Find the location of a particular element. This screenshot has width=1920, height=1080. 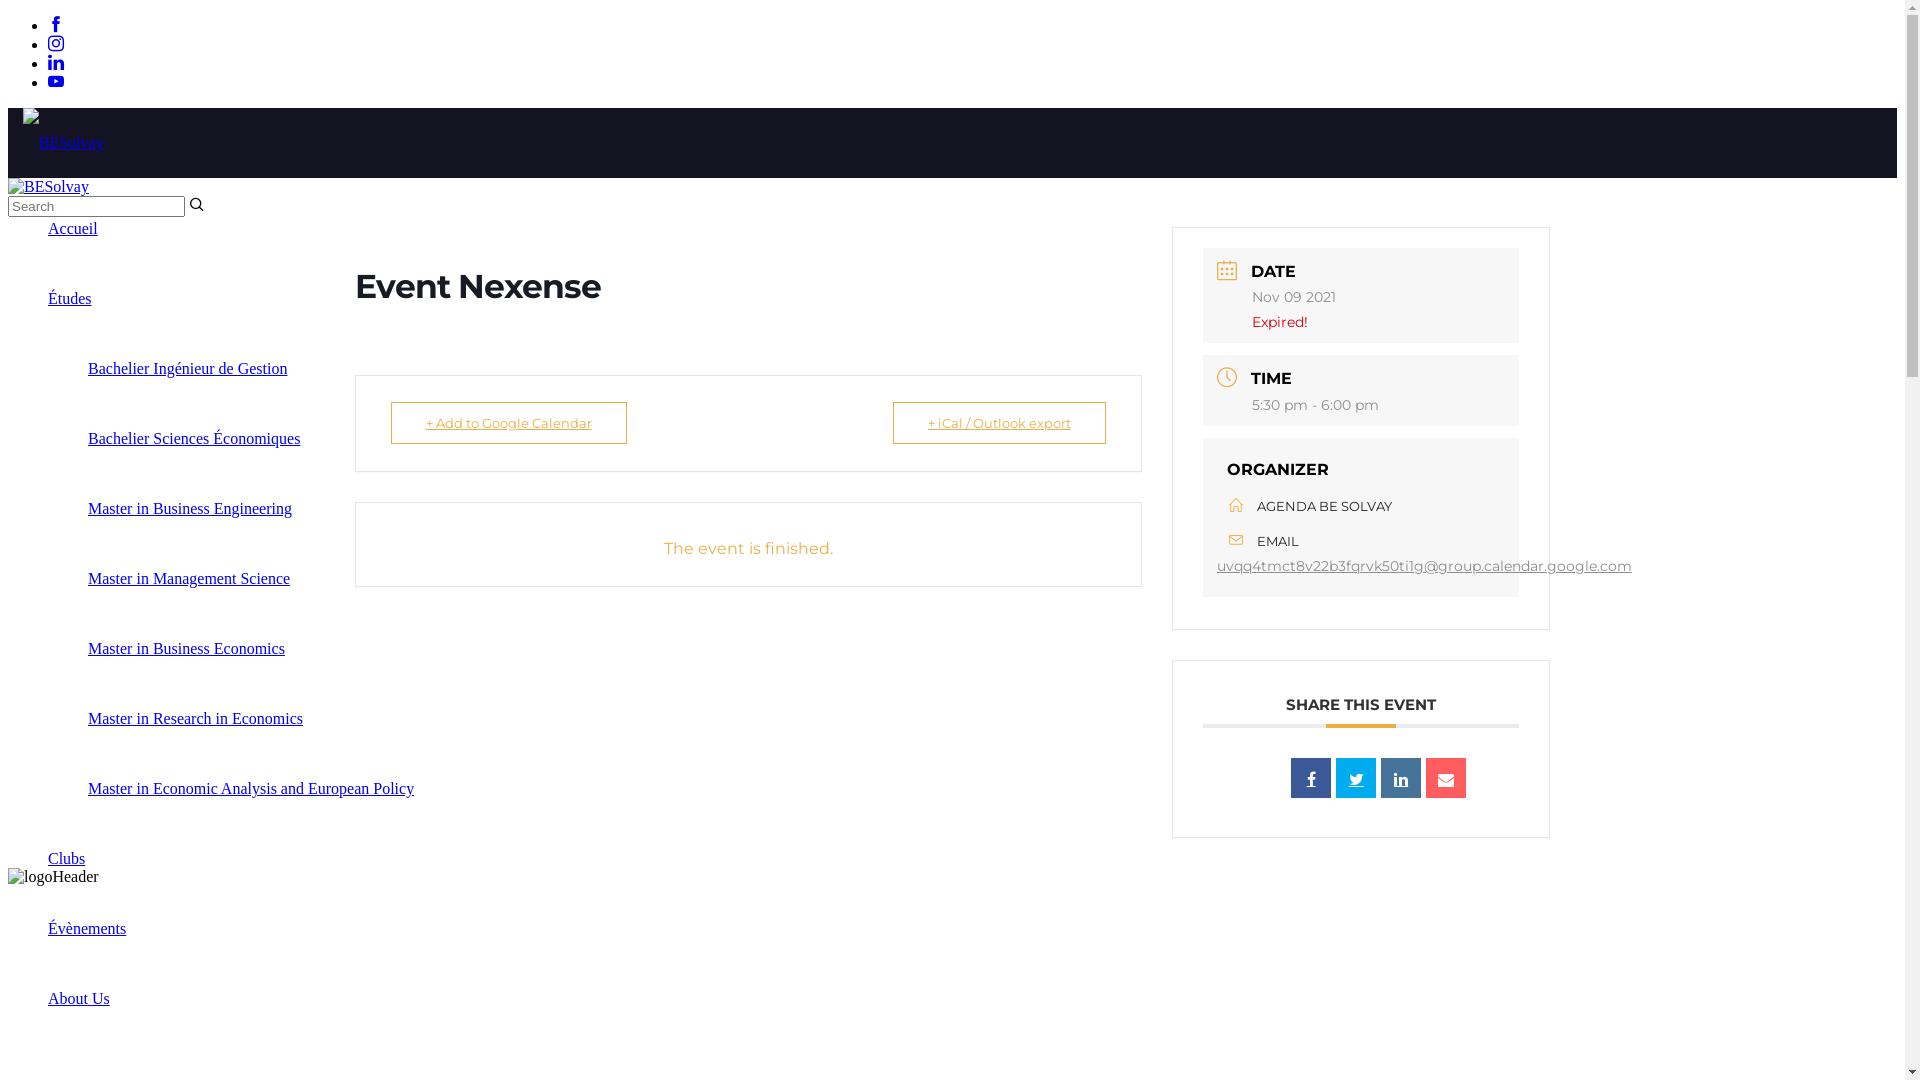

'Tweet' is located at coordinates (1335, 777).